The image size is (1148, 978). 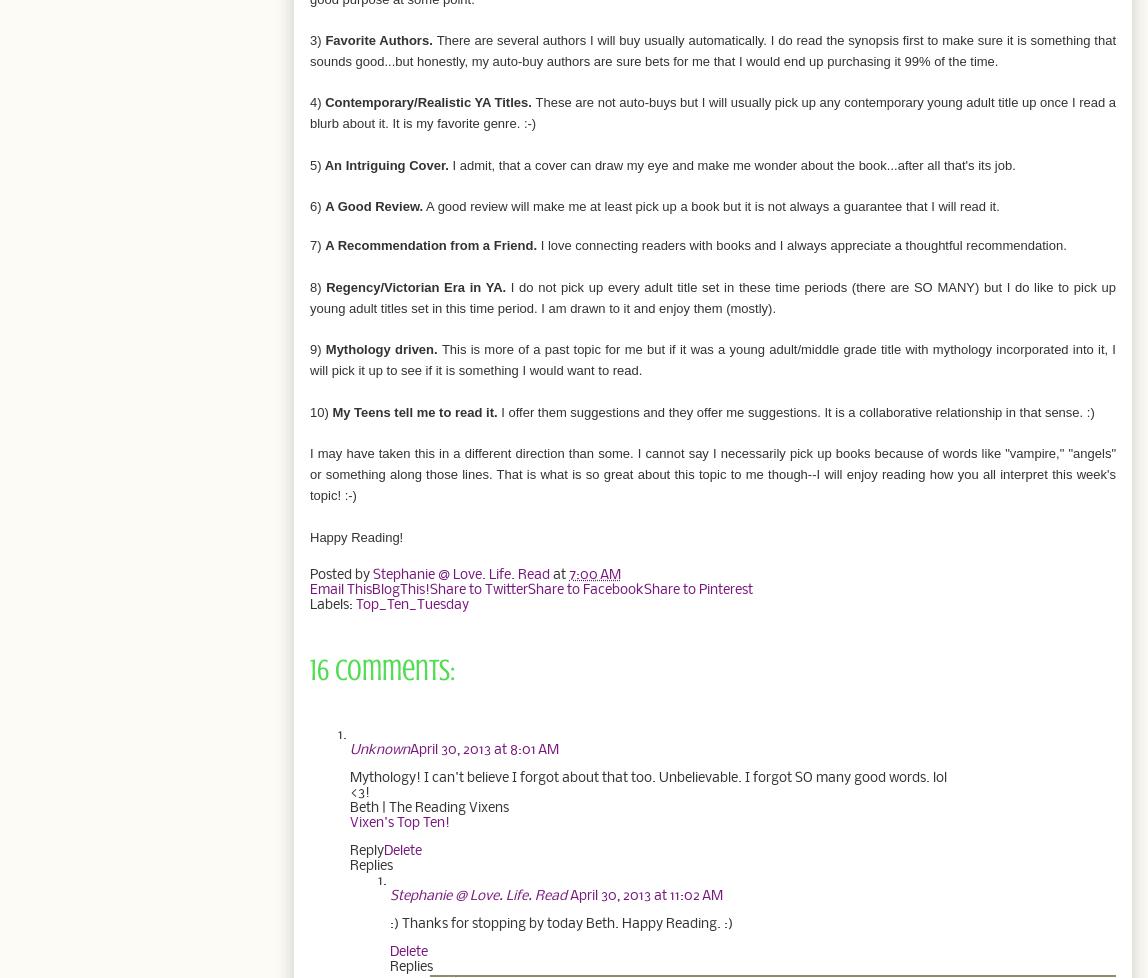 I want to click on 'Share to Facebook', so click(x=586, y=589).